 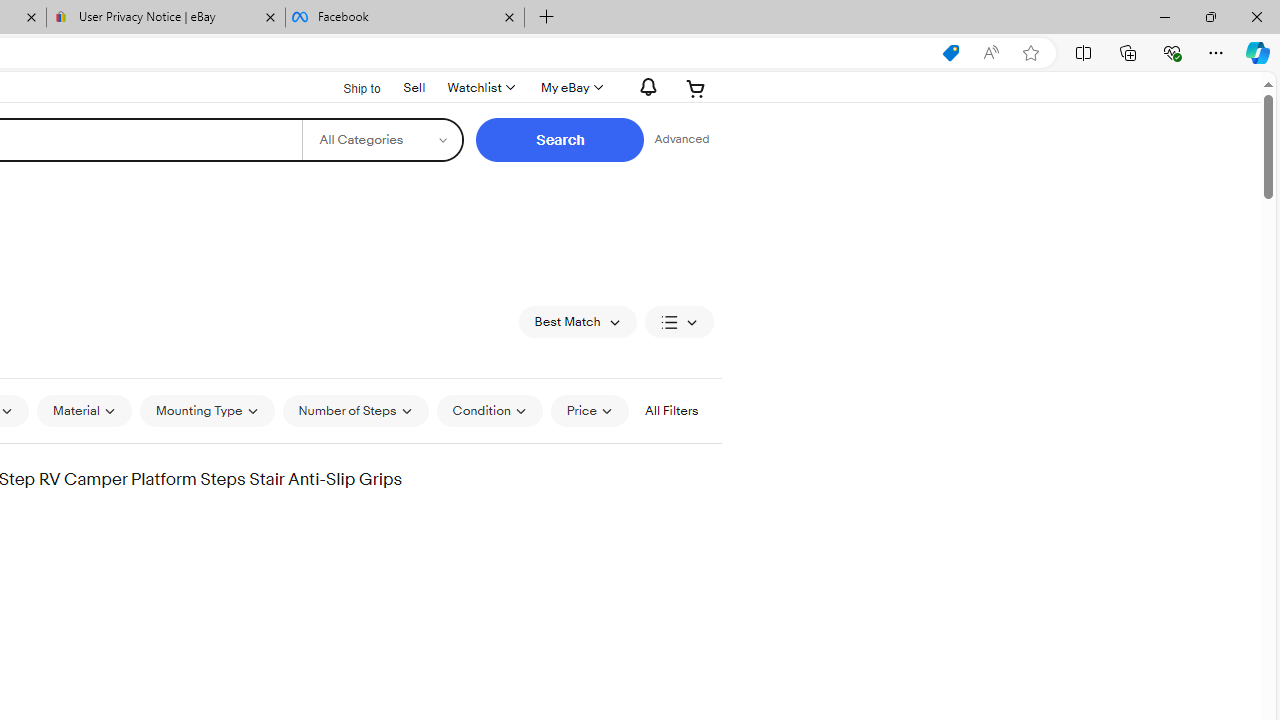 What do you see at coordinates (349, 86) in the screenshot?
I see `'Ship to'` at bounding box center [349, 86].